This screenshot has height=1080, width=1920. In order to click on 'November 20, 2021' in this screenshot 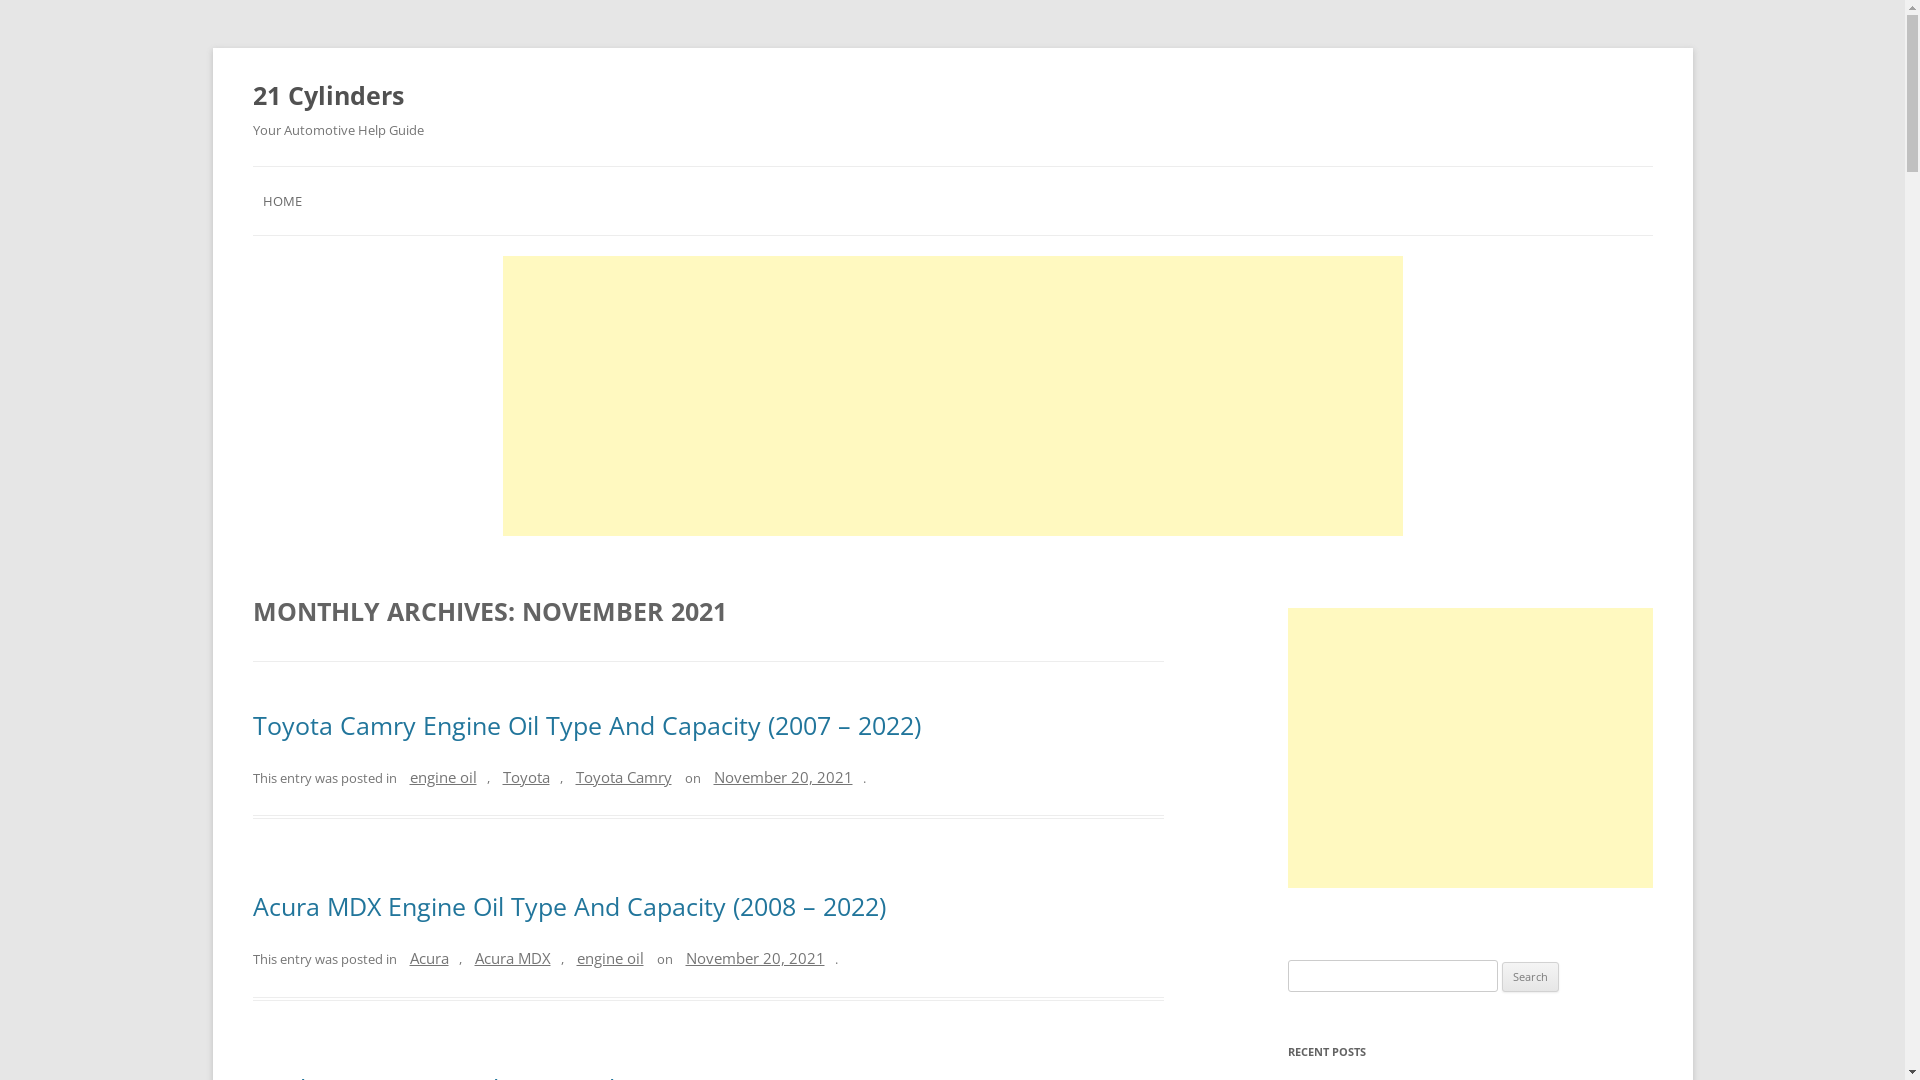, I will do `click(754, 956)`.